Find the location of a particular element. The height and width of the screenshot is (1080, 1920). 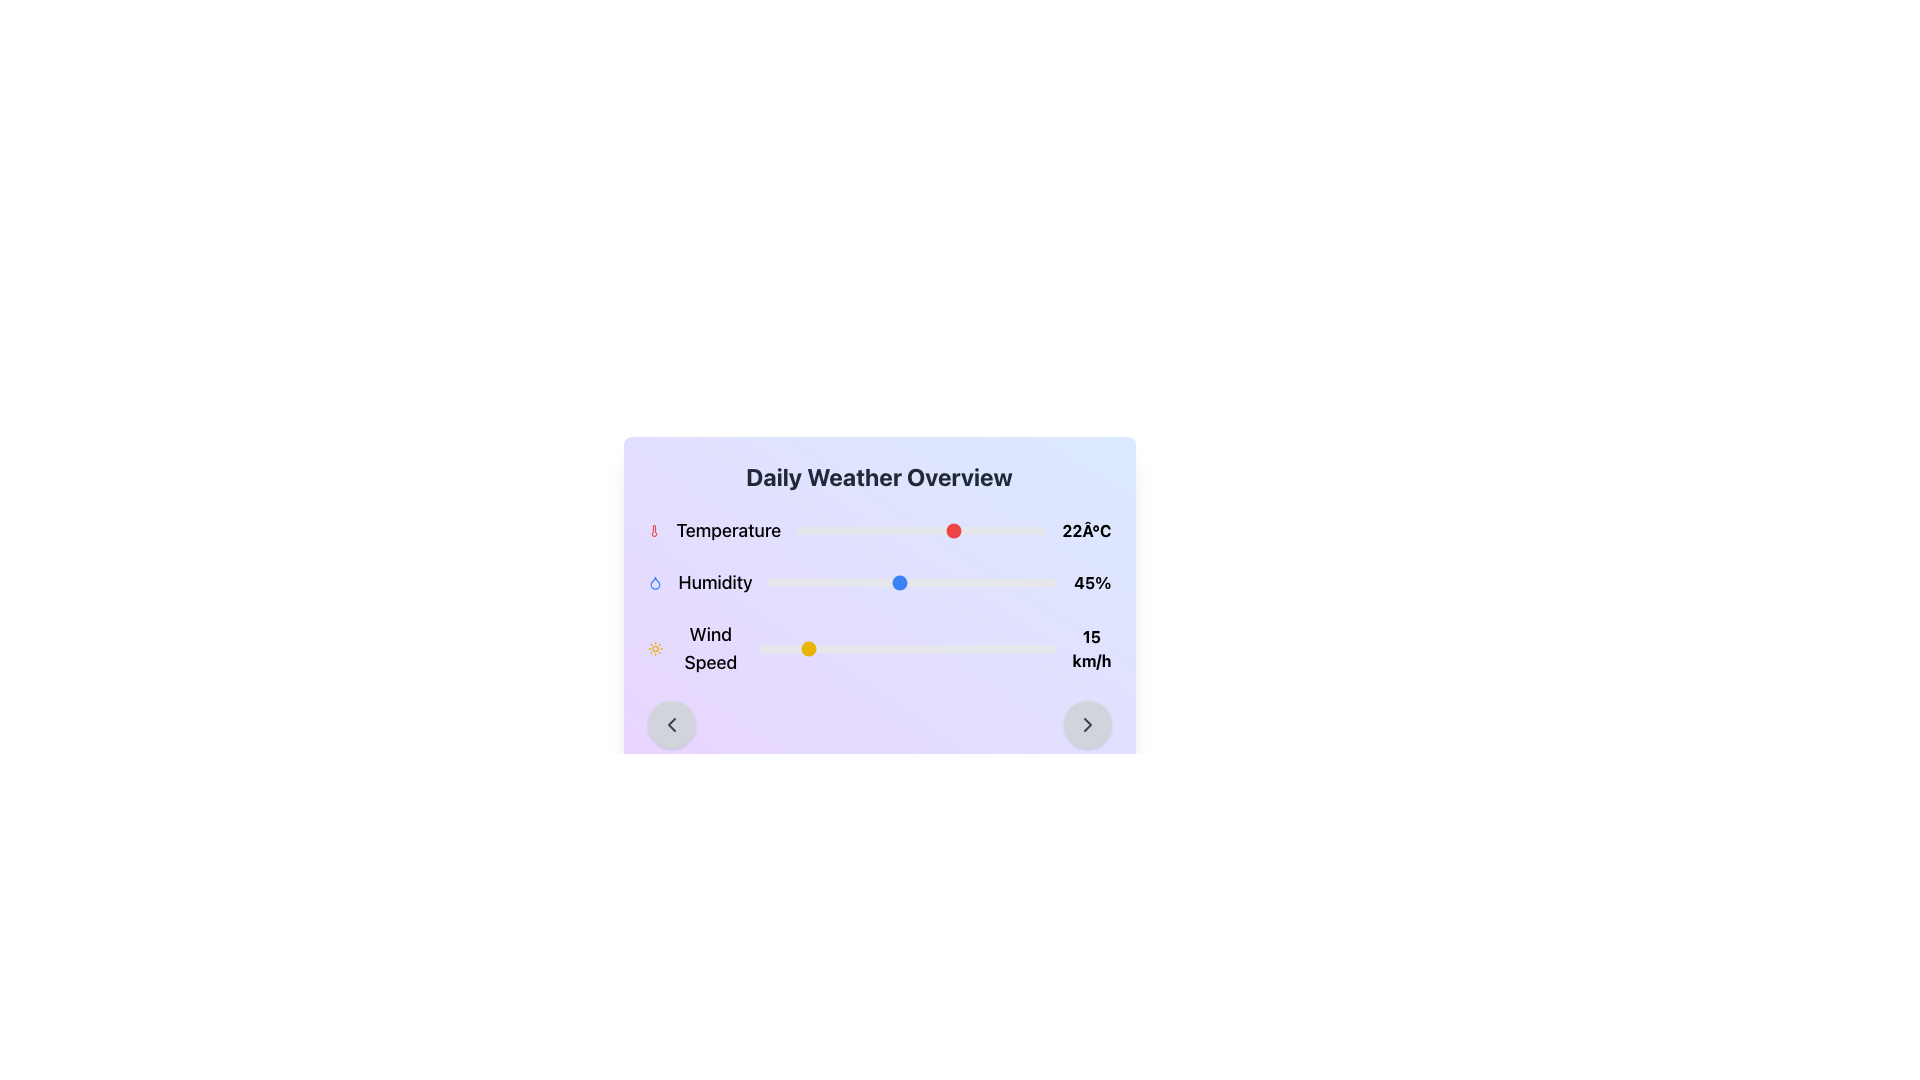

humidity is located at coordinates (909, 582).